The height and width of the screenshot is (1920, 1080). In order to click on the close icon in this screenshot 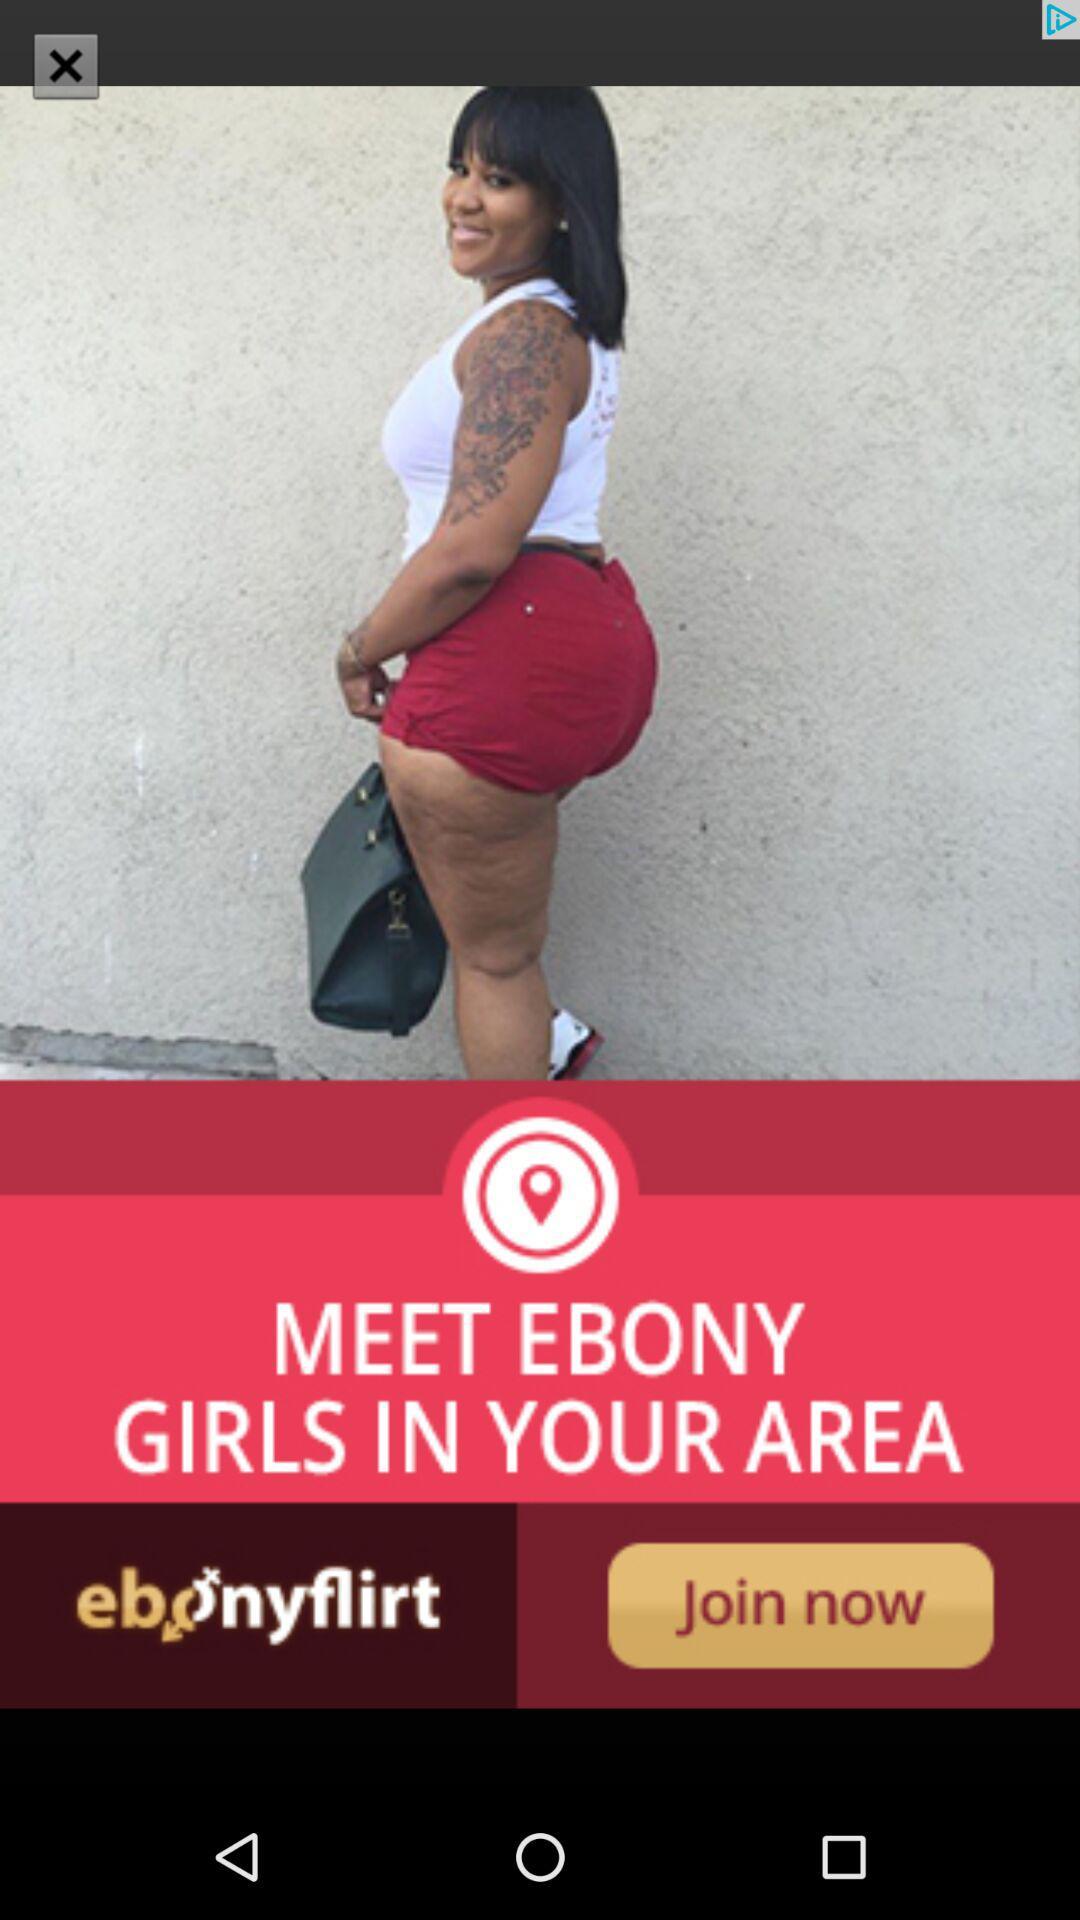, I will do `click(64, 70)`.